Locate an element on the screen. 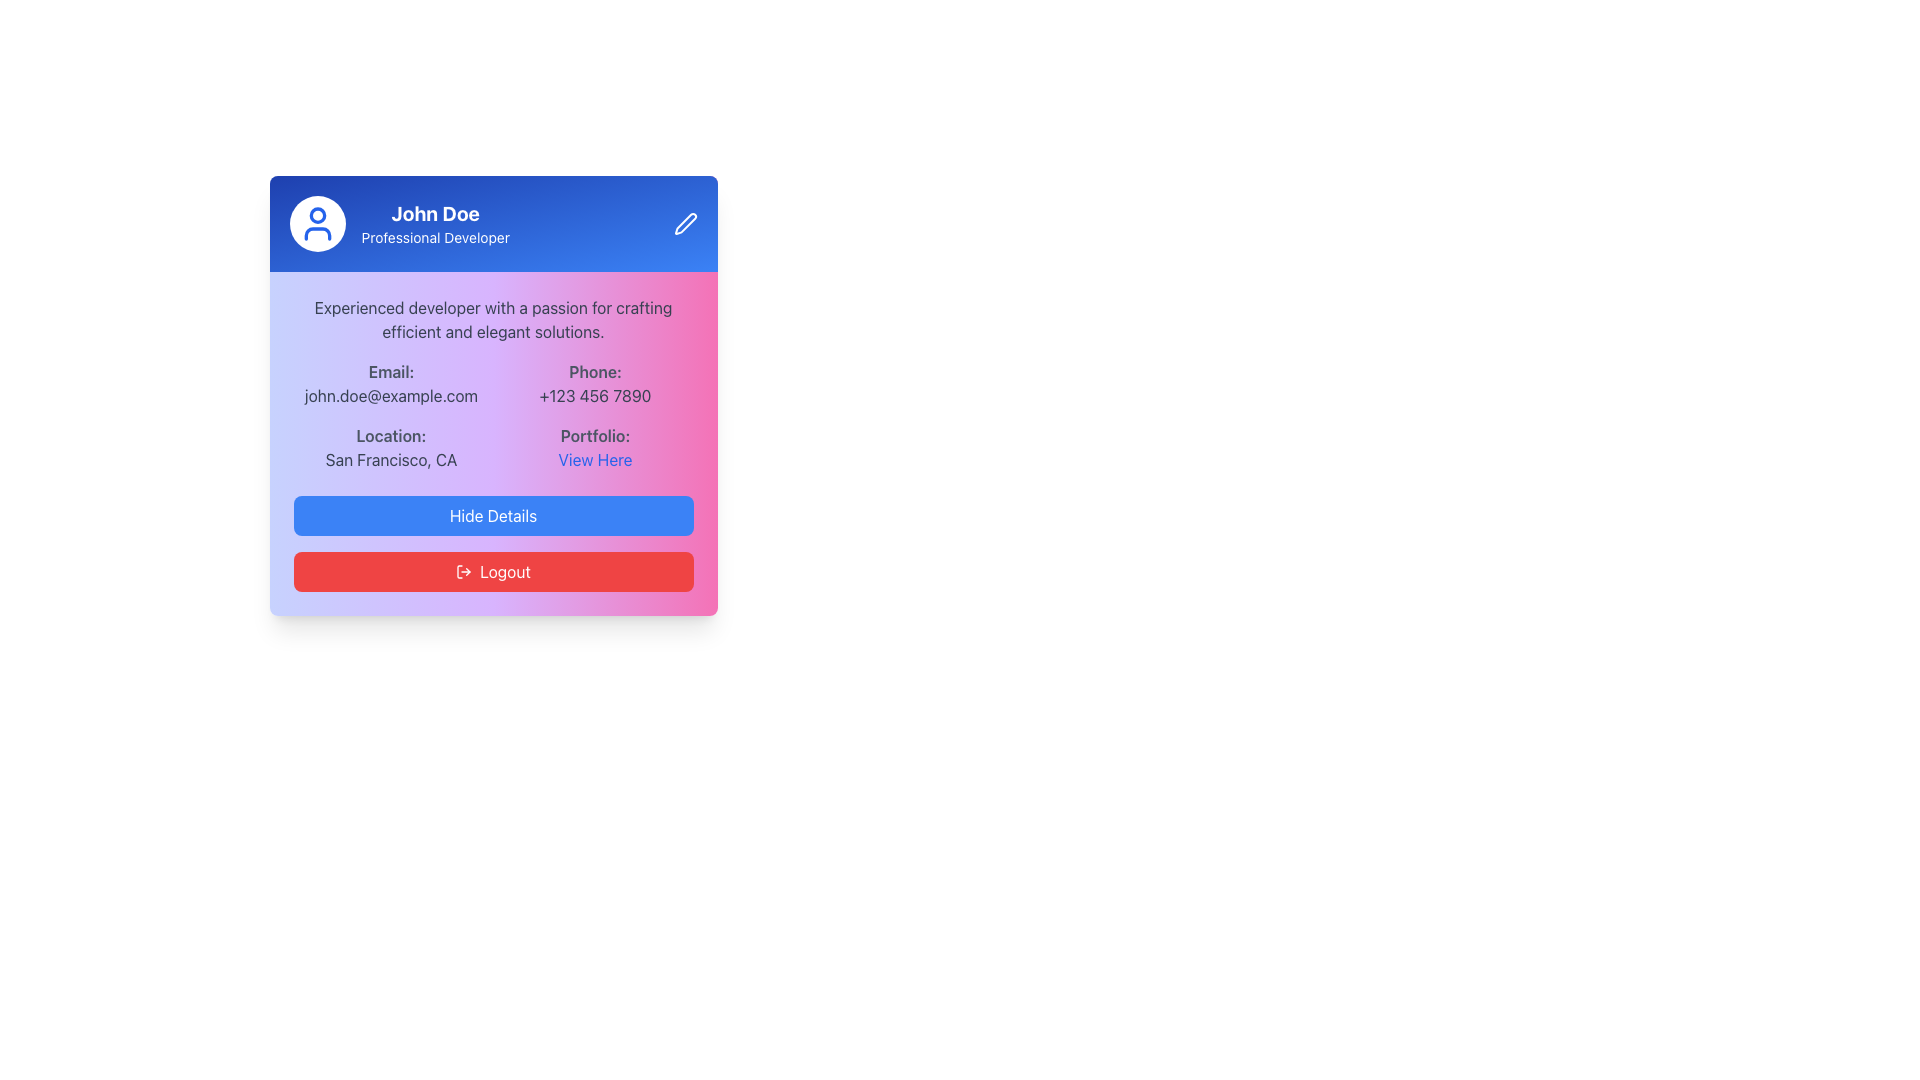  the circular user icon element located in the top-left section of the card is located at coordinates (316, 215).